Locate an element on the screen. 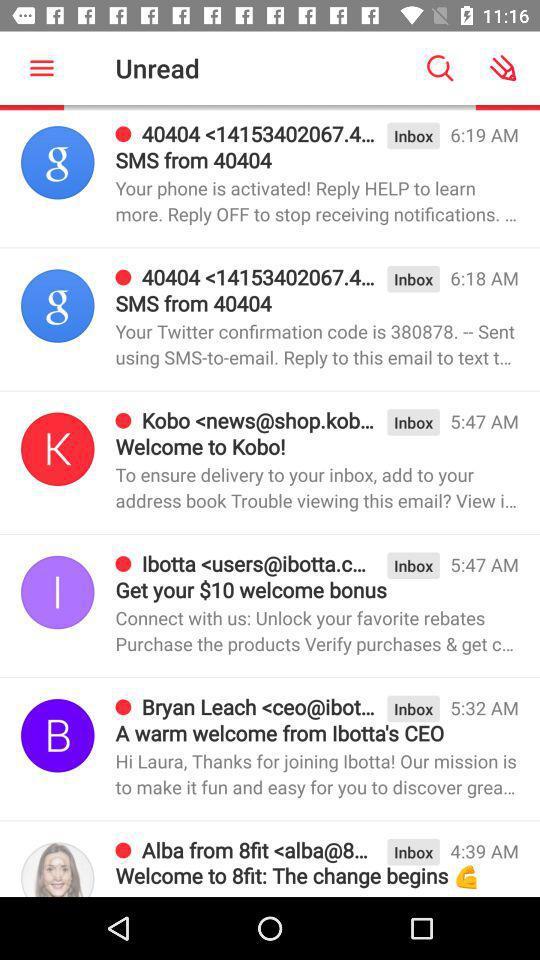 This screenshot has height=960, width=540. the save icon is located at coordinates (57, 734).